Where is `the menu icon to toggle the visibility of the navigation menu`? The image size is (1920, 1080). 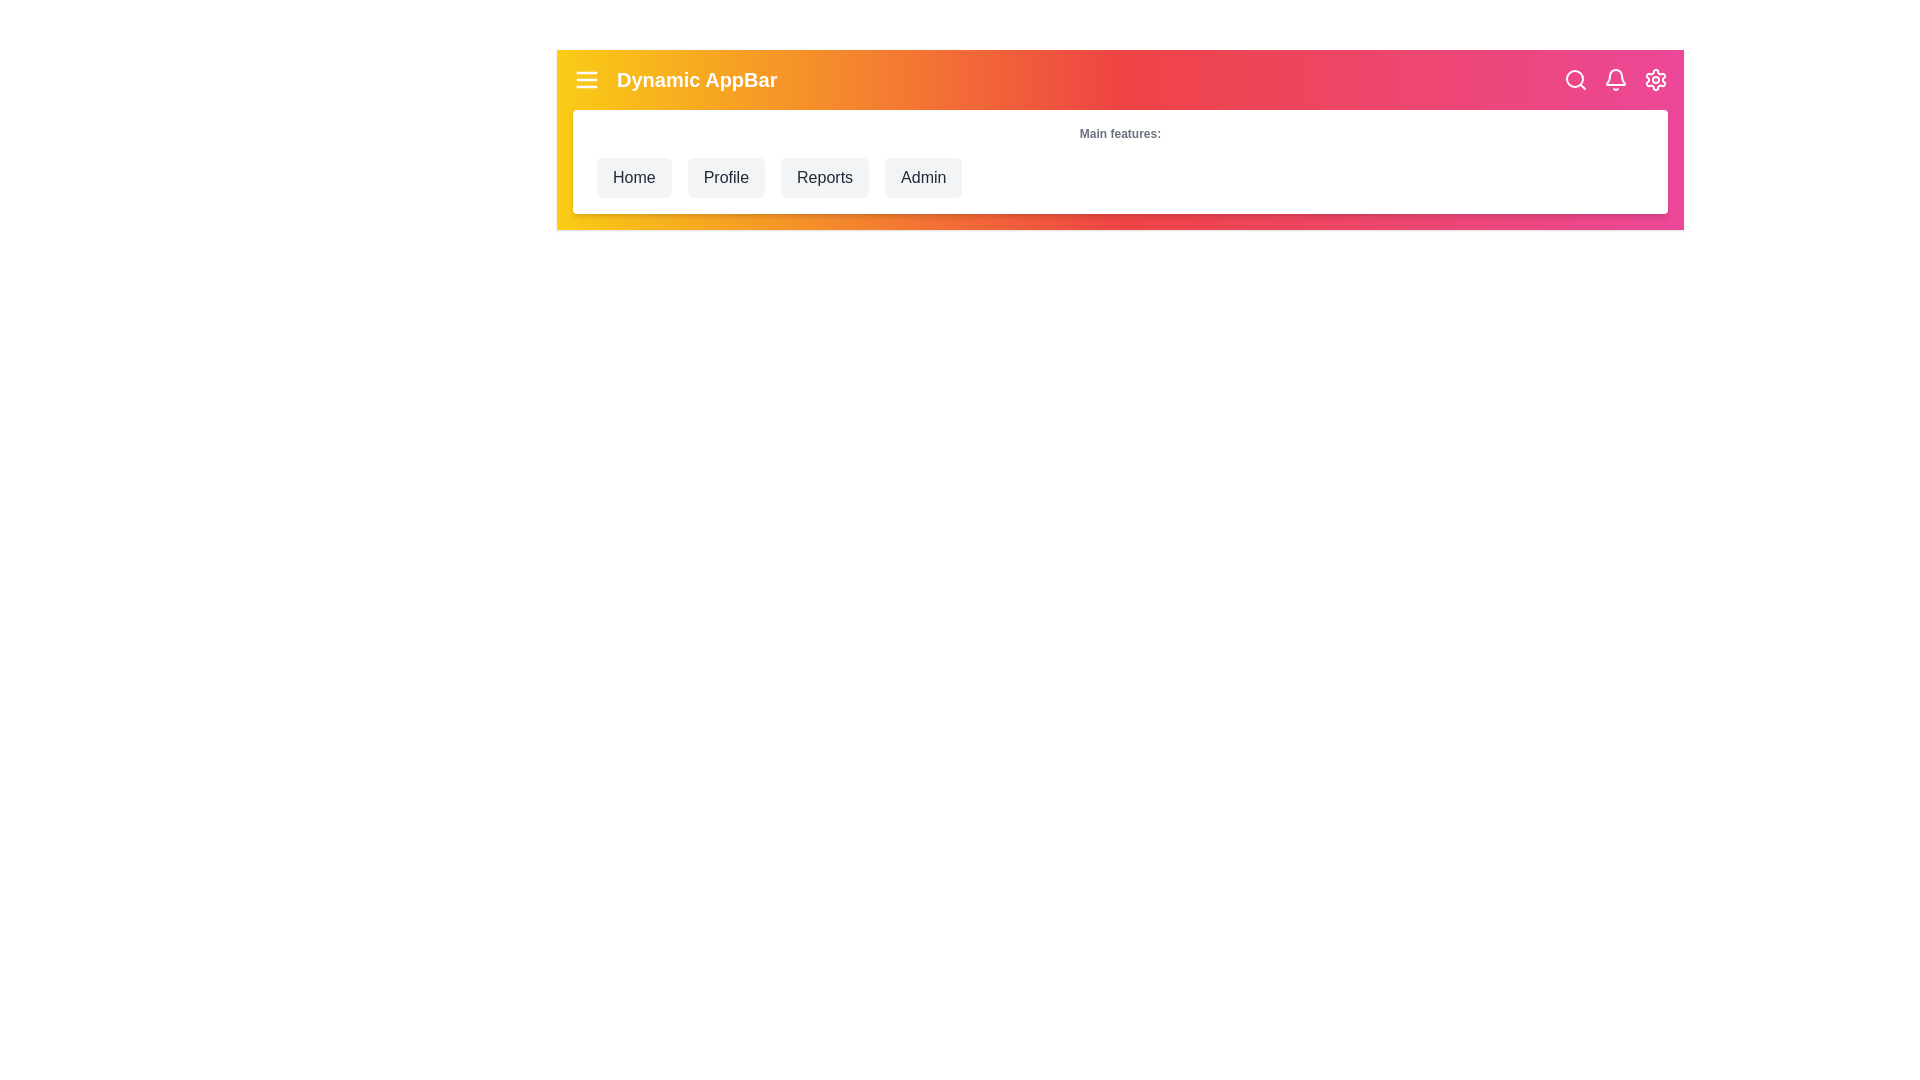 the menu icon to toggle the visibility of the navigation menu is located at coordinates (585, 79).